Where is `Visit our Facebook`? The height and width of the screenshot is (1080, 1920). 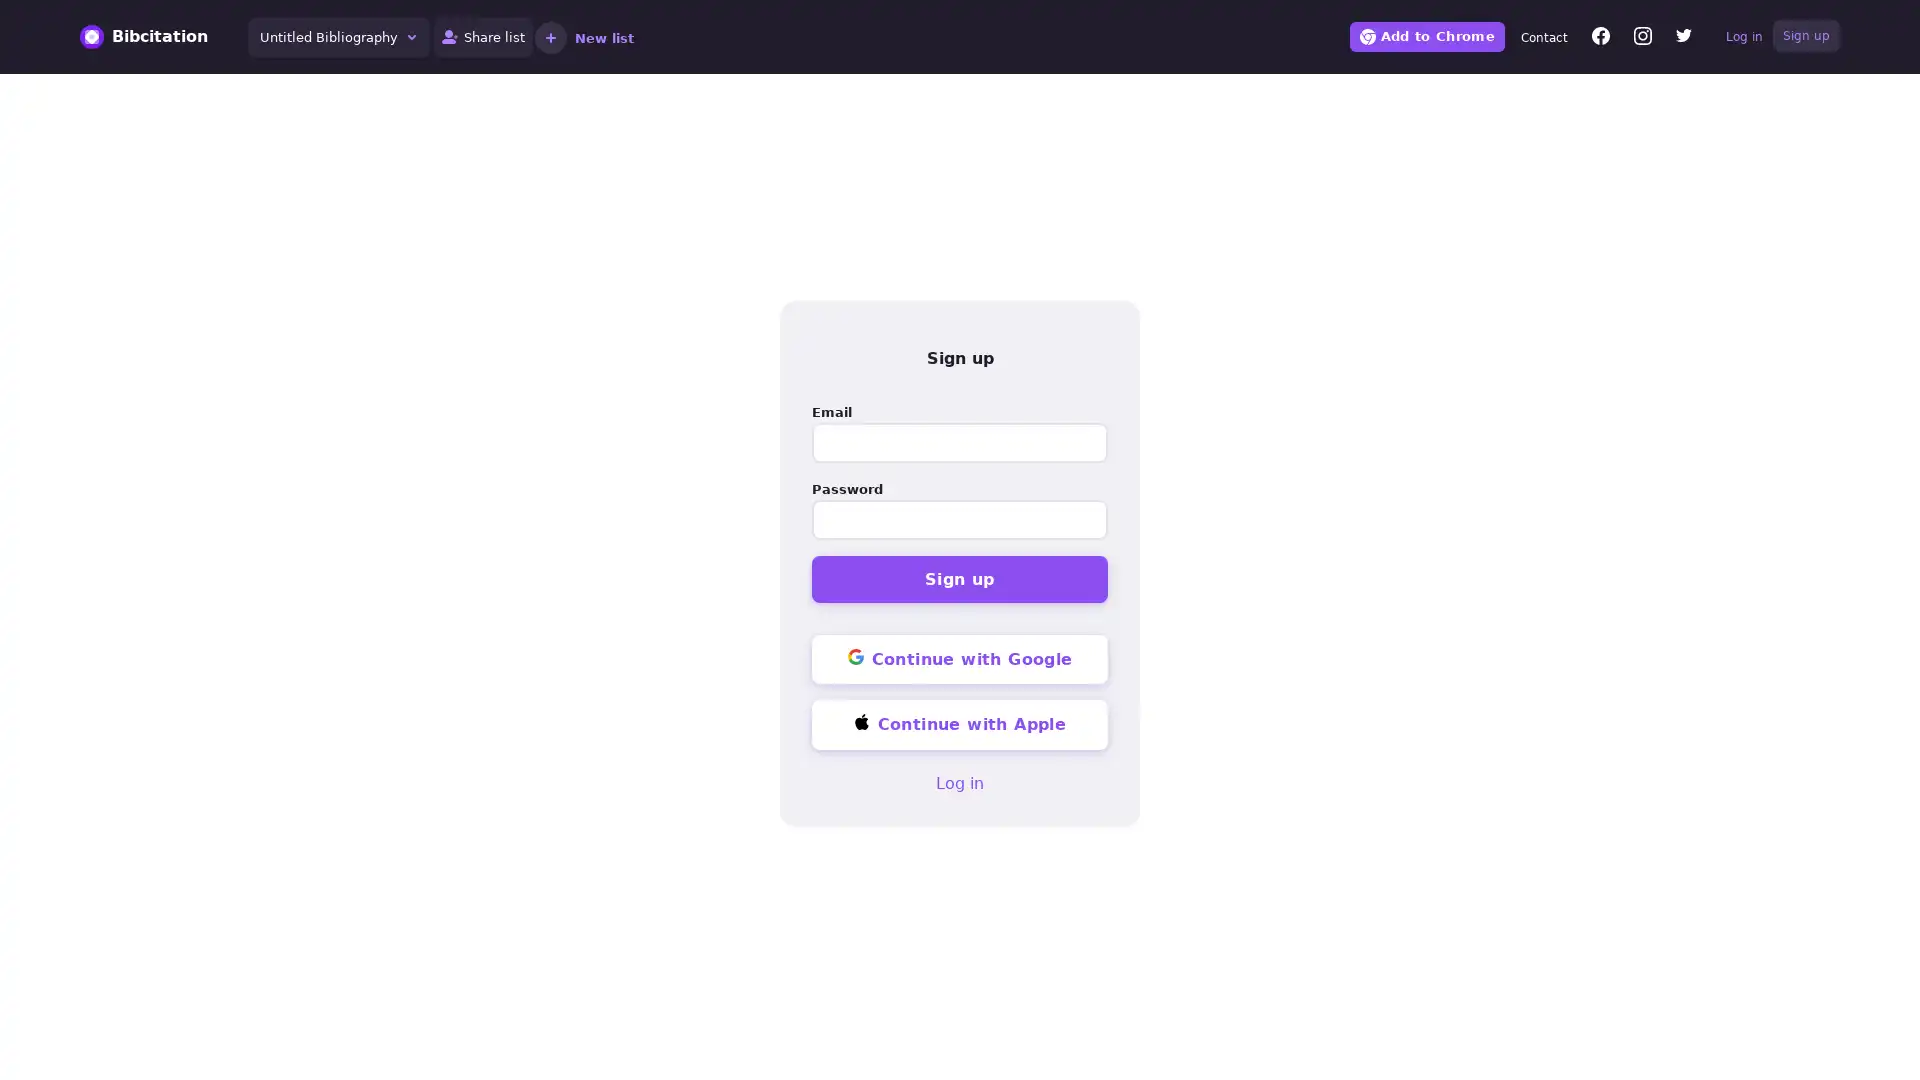 Visit our Facebook is located at coordinates (1601, 38).